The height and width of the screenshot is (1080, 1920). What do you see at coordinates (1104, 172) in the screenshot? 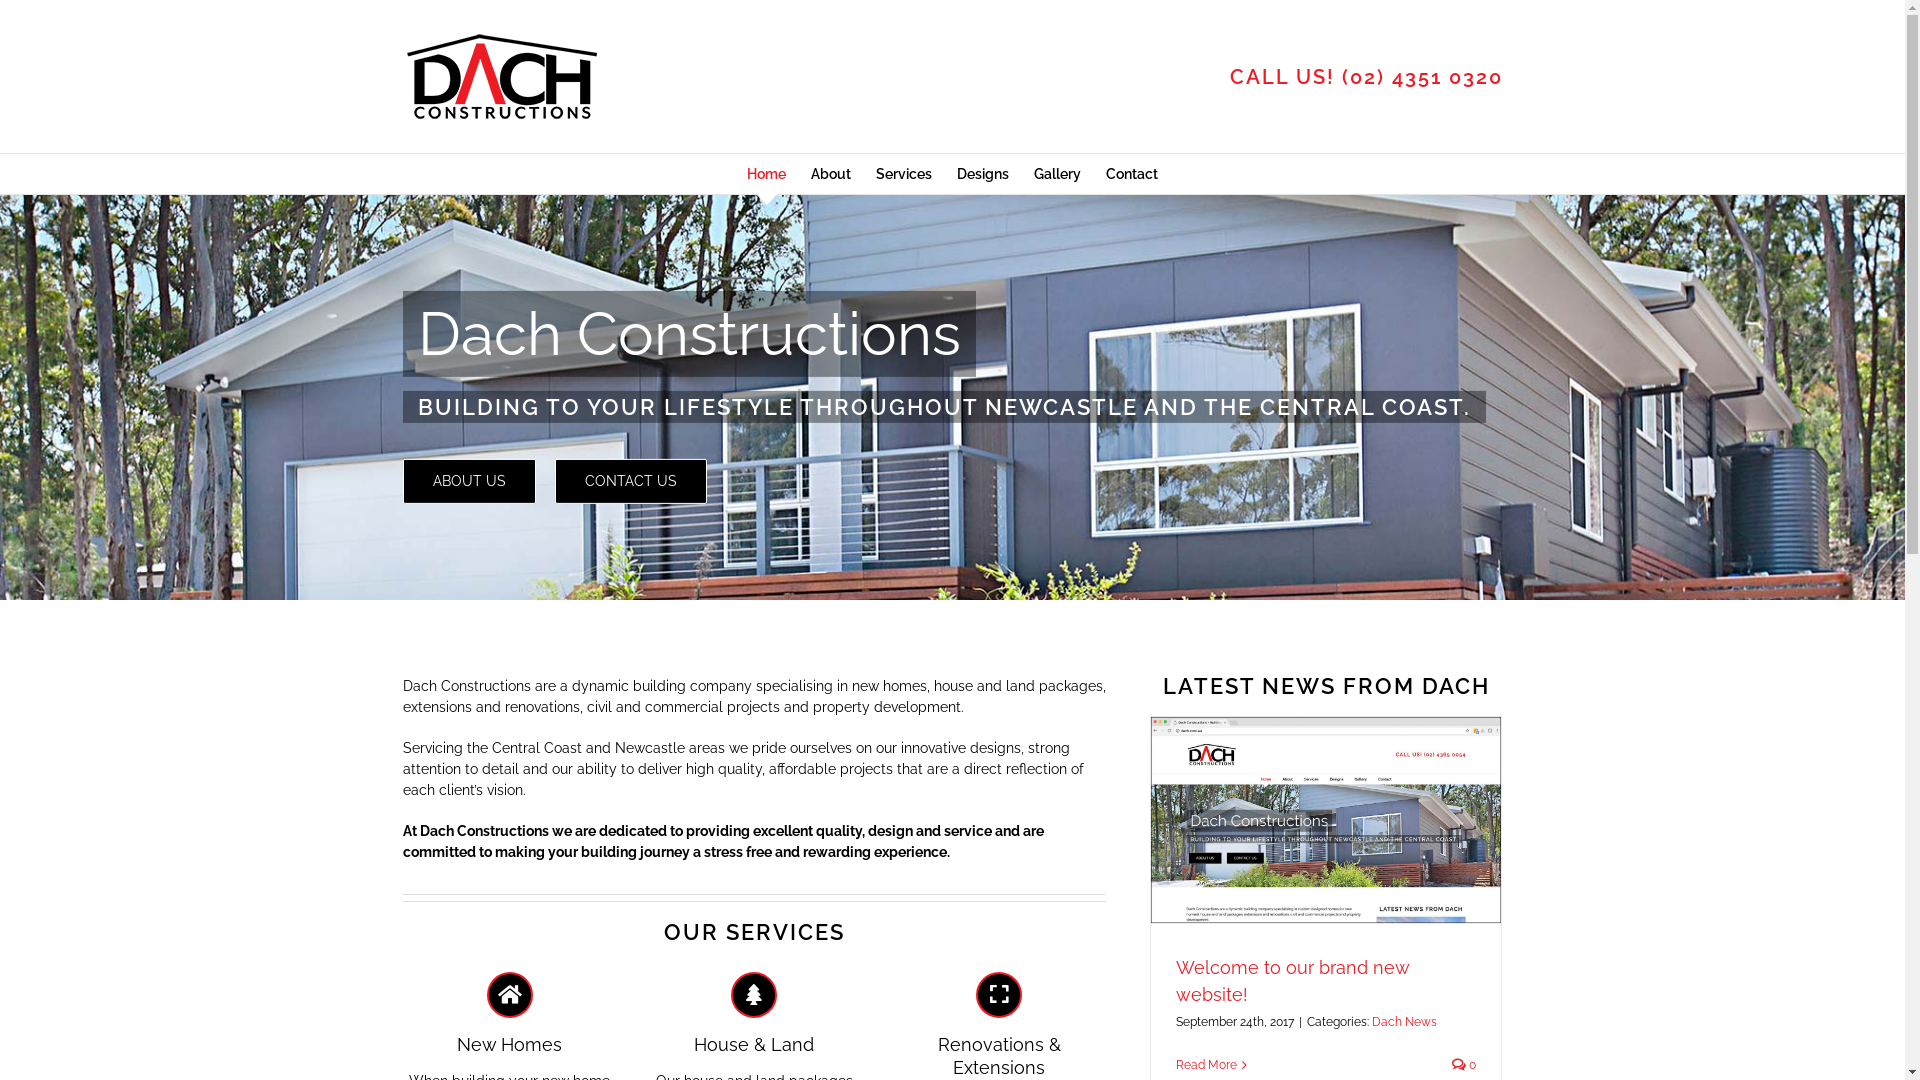
I see `'Contact'` at bounding box center [1104, 172].